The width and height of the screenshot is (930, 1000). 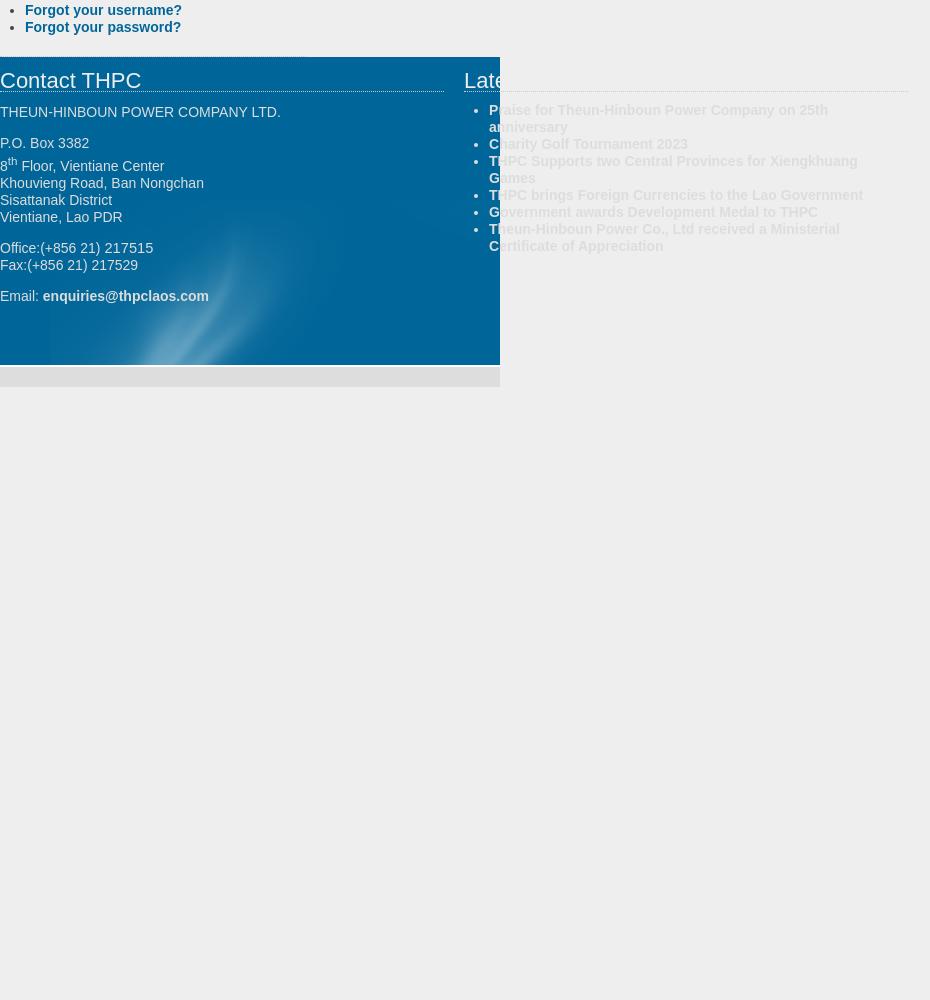 I want to click on 'Praise for Theun-Hinboun Power Company on 25th anniversary', so click(x=657, y=117).